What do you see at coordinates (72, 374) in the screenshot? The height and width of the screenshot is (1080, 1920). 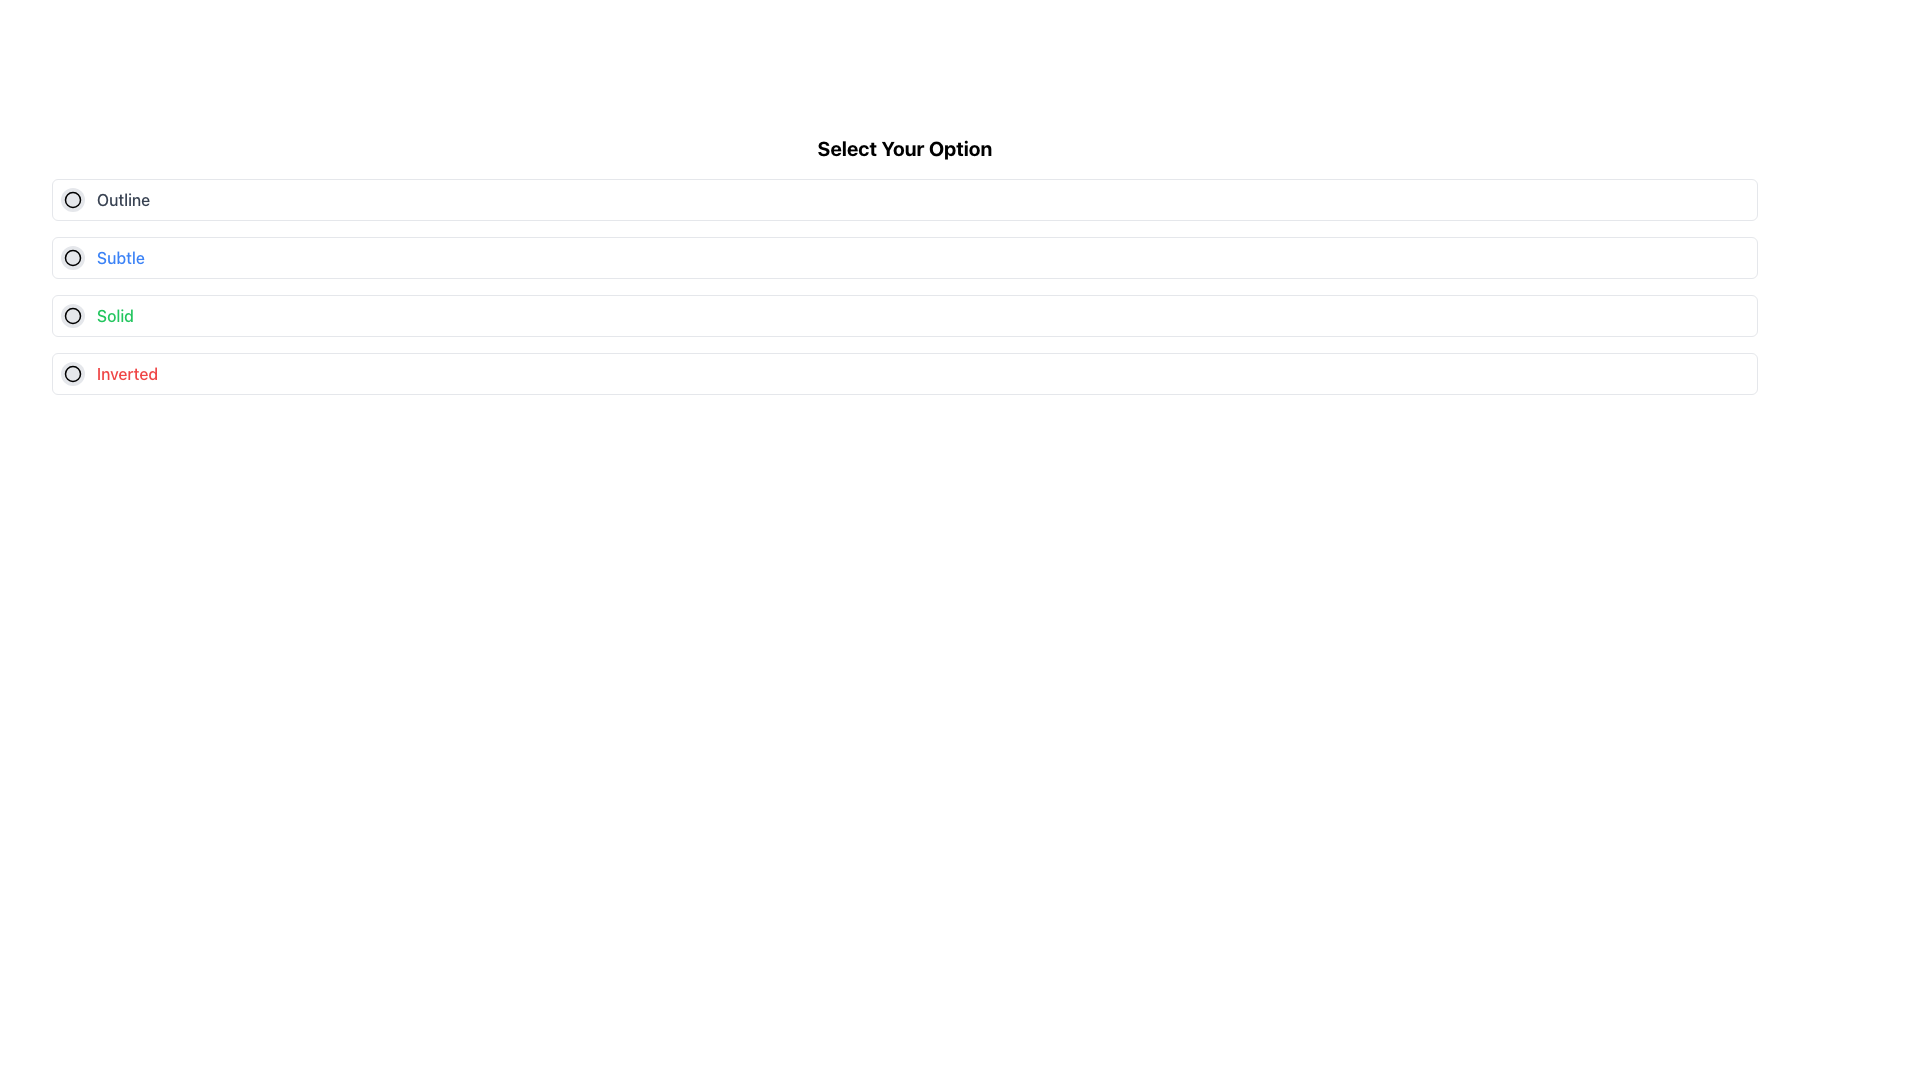 I see `the radio button labeled 'Inverted', which is the leftmost selectable option in the selection row` at bounding box center [72, 374].